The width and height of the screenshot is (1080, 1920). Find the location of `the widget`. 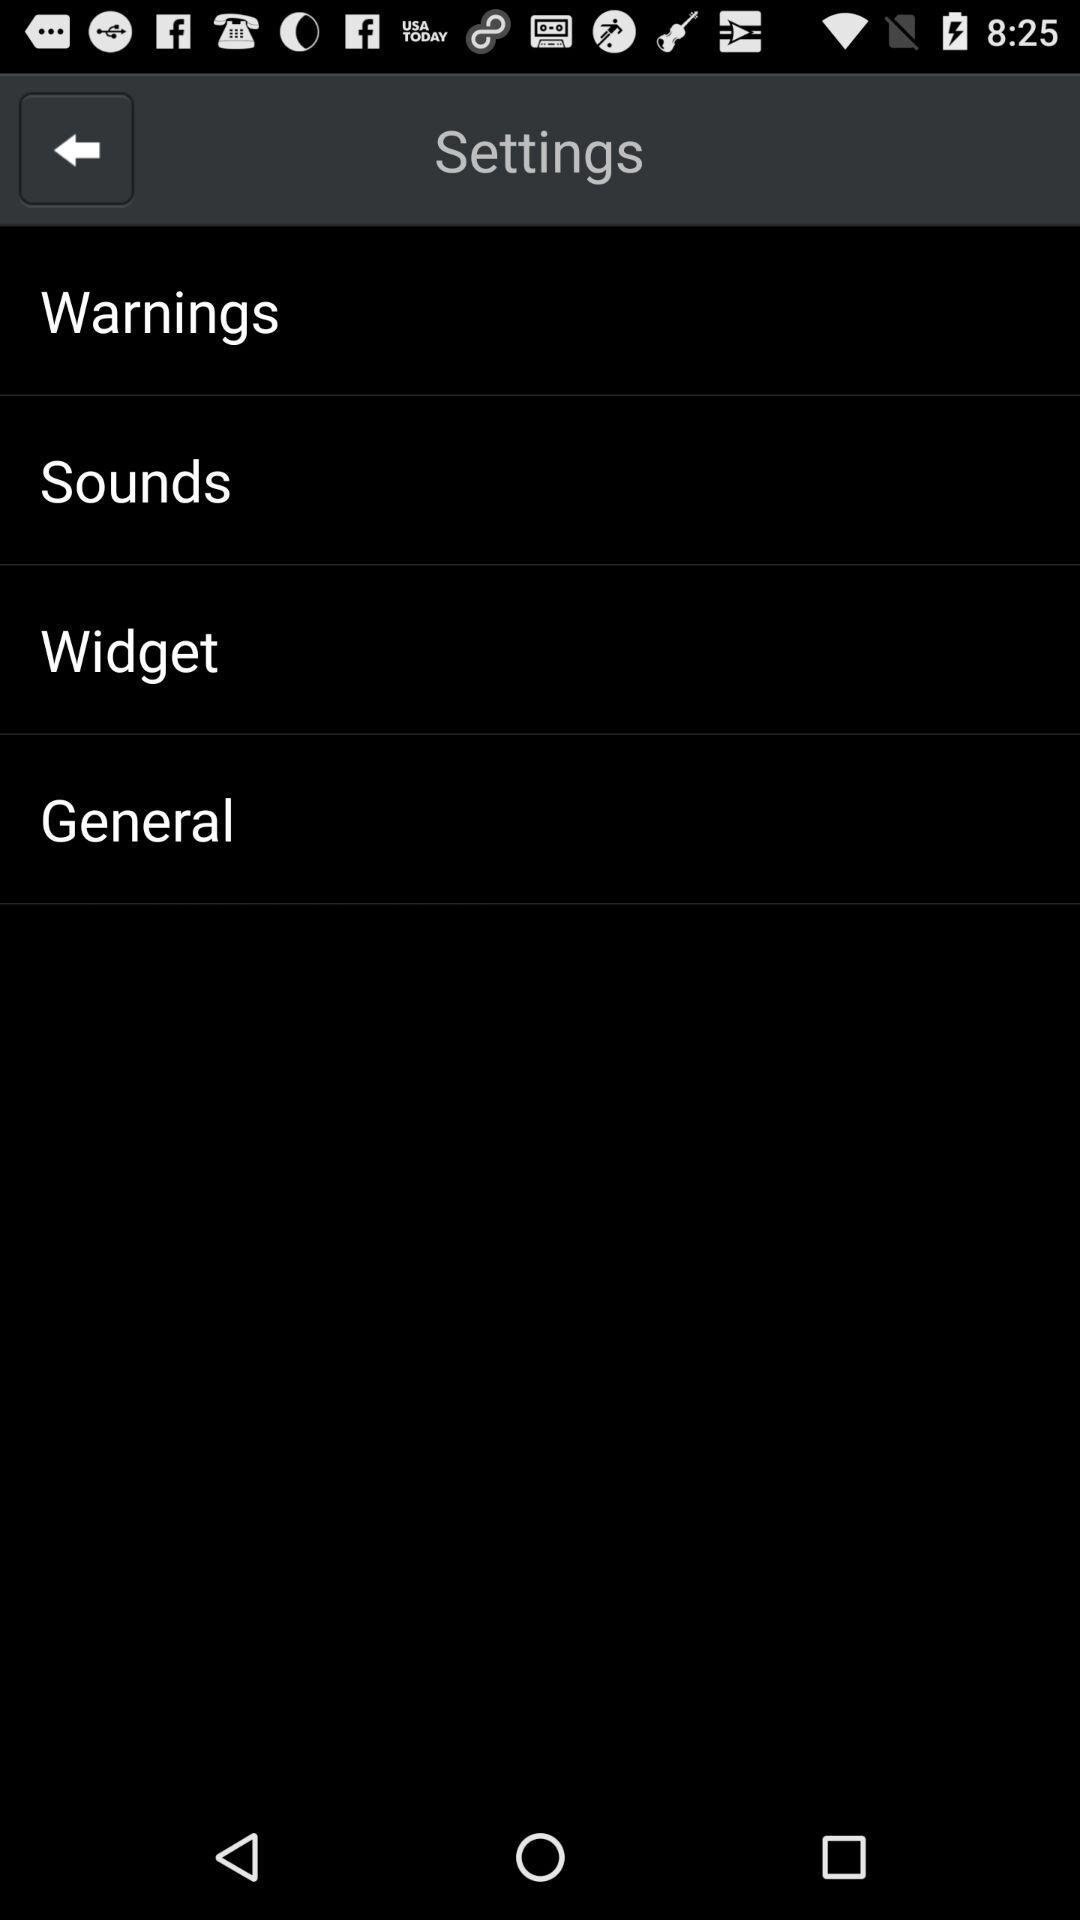

the widget is located at coordinates (129, 649).